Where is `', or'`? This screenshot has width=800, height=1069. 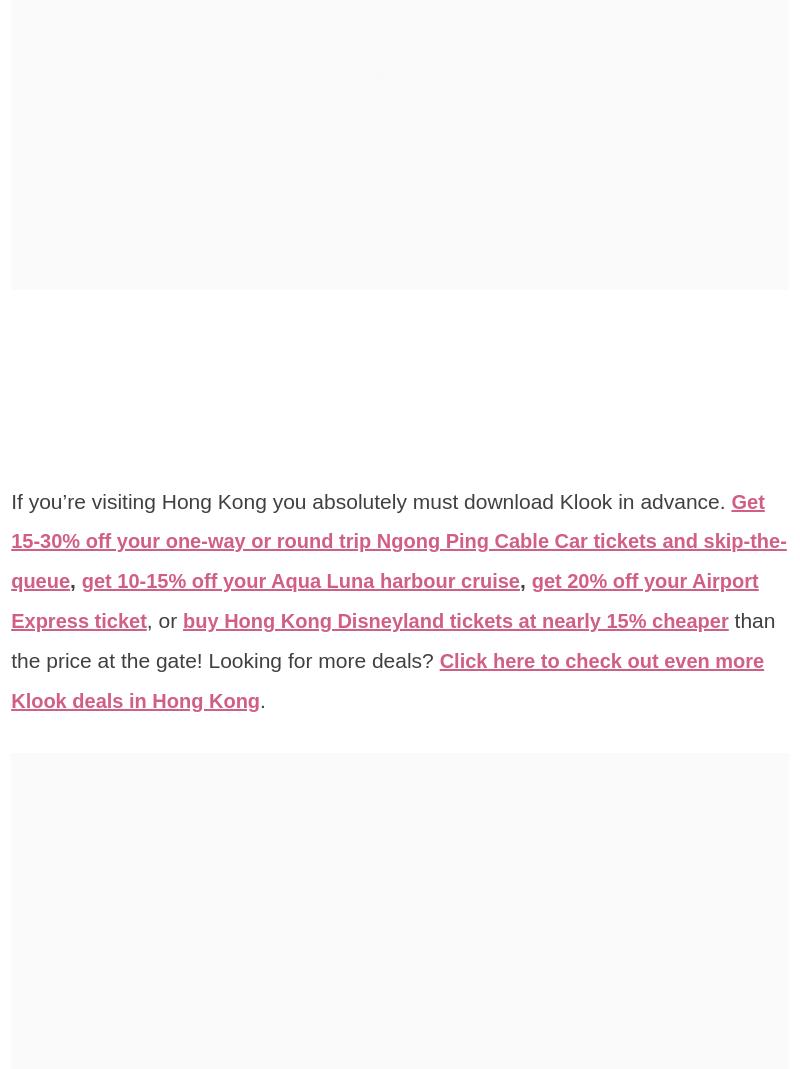 ', or' is located at coordinates (245, 620).